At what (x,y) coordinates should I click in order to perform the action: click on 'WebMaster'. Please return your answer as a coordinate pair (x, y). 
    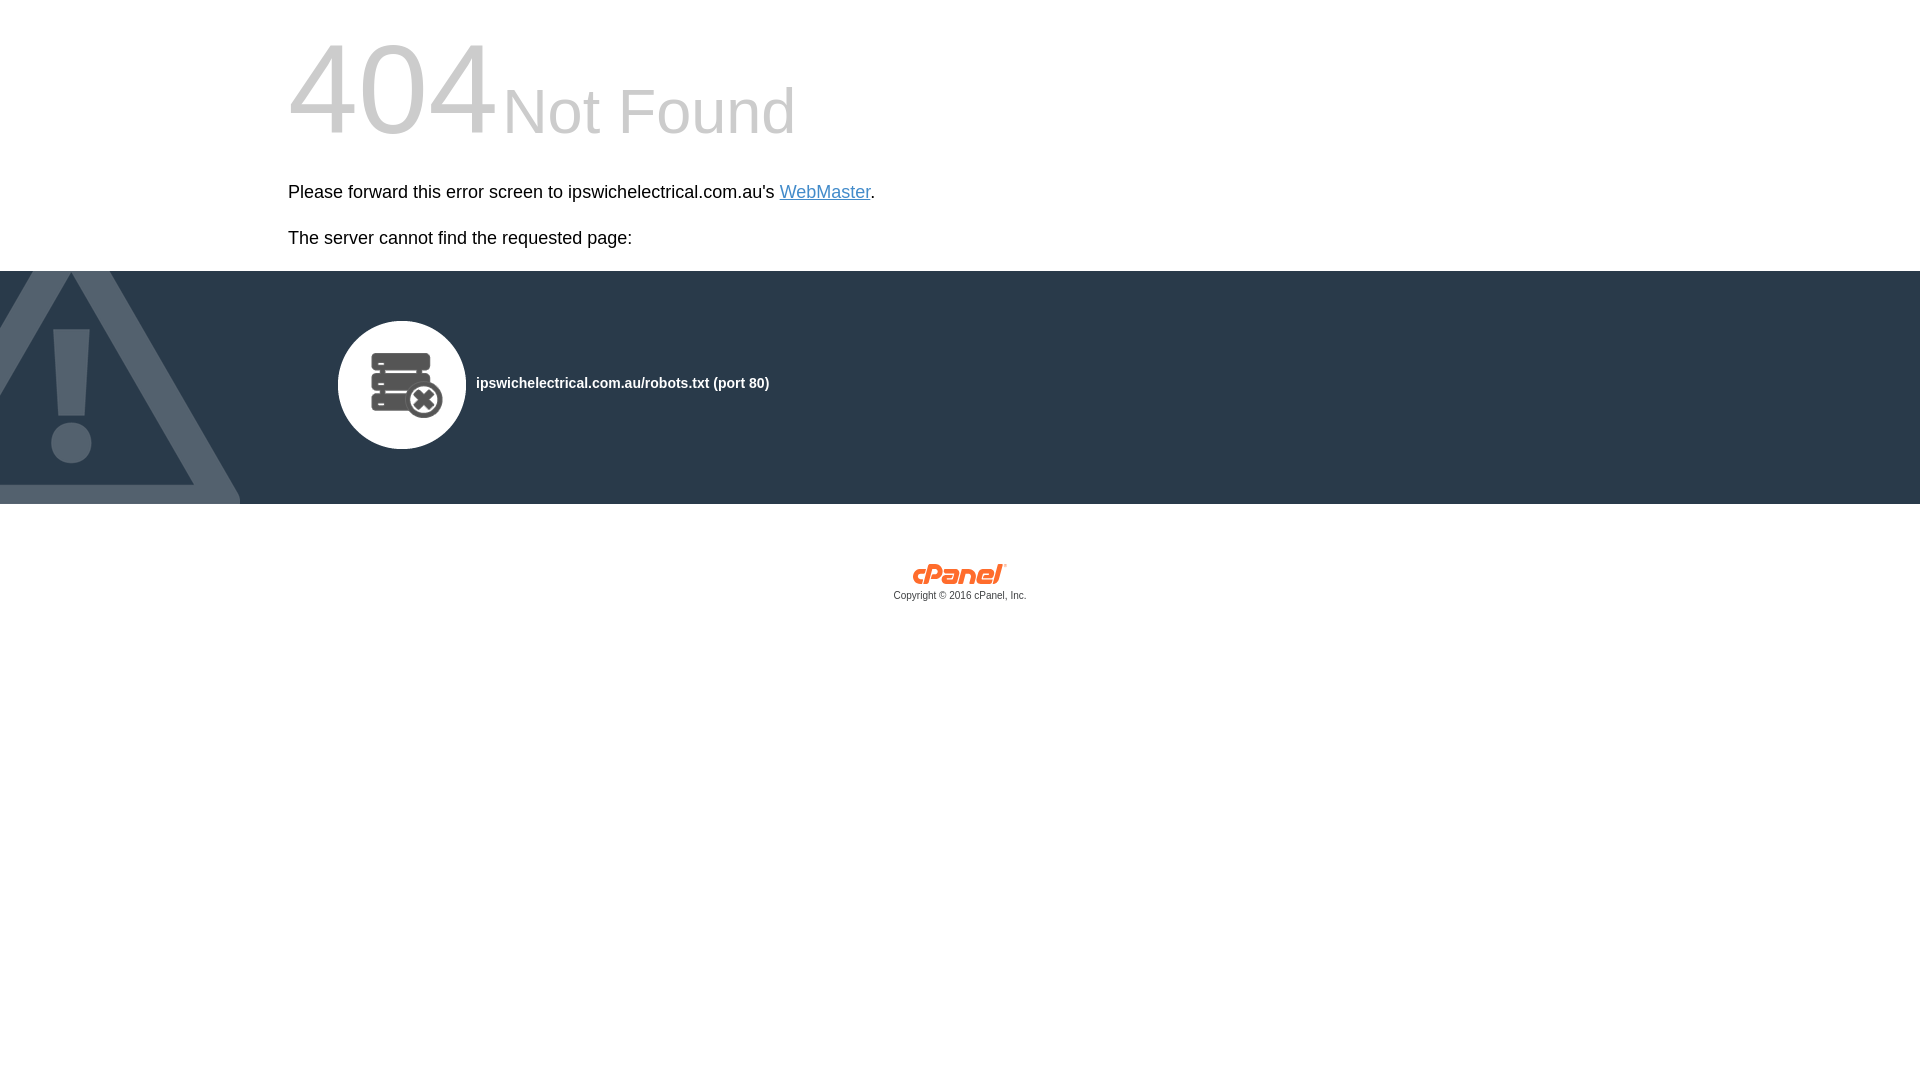
    Looking at the image, I should click on (778, 192).